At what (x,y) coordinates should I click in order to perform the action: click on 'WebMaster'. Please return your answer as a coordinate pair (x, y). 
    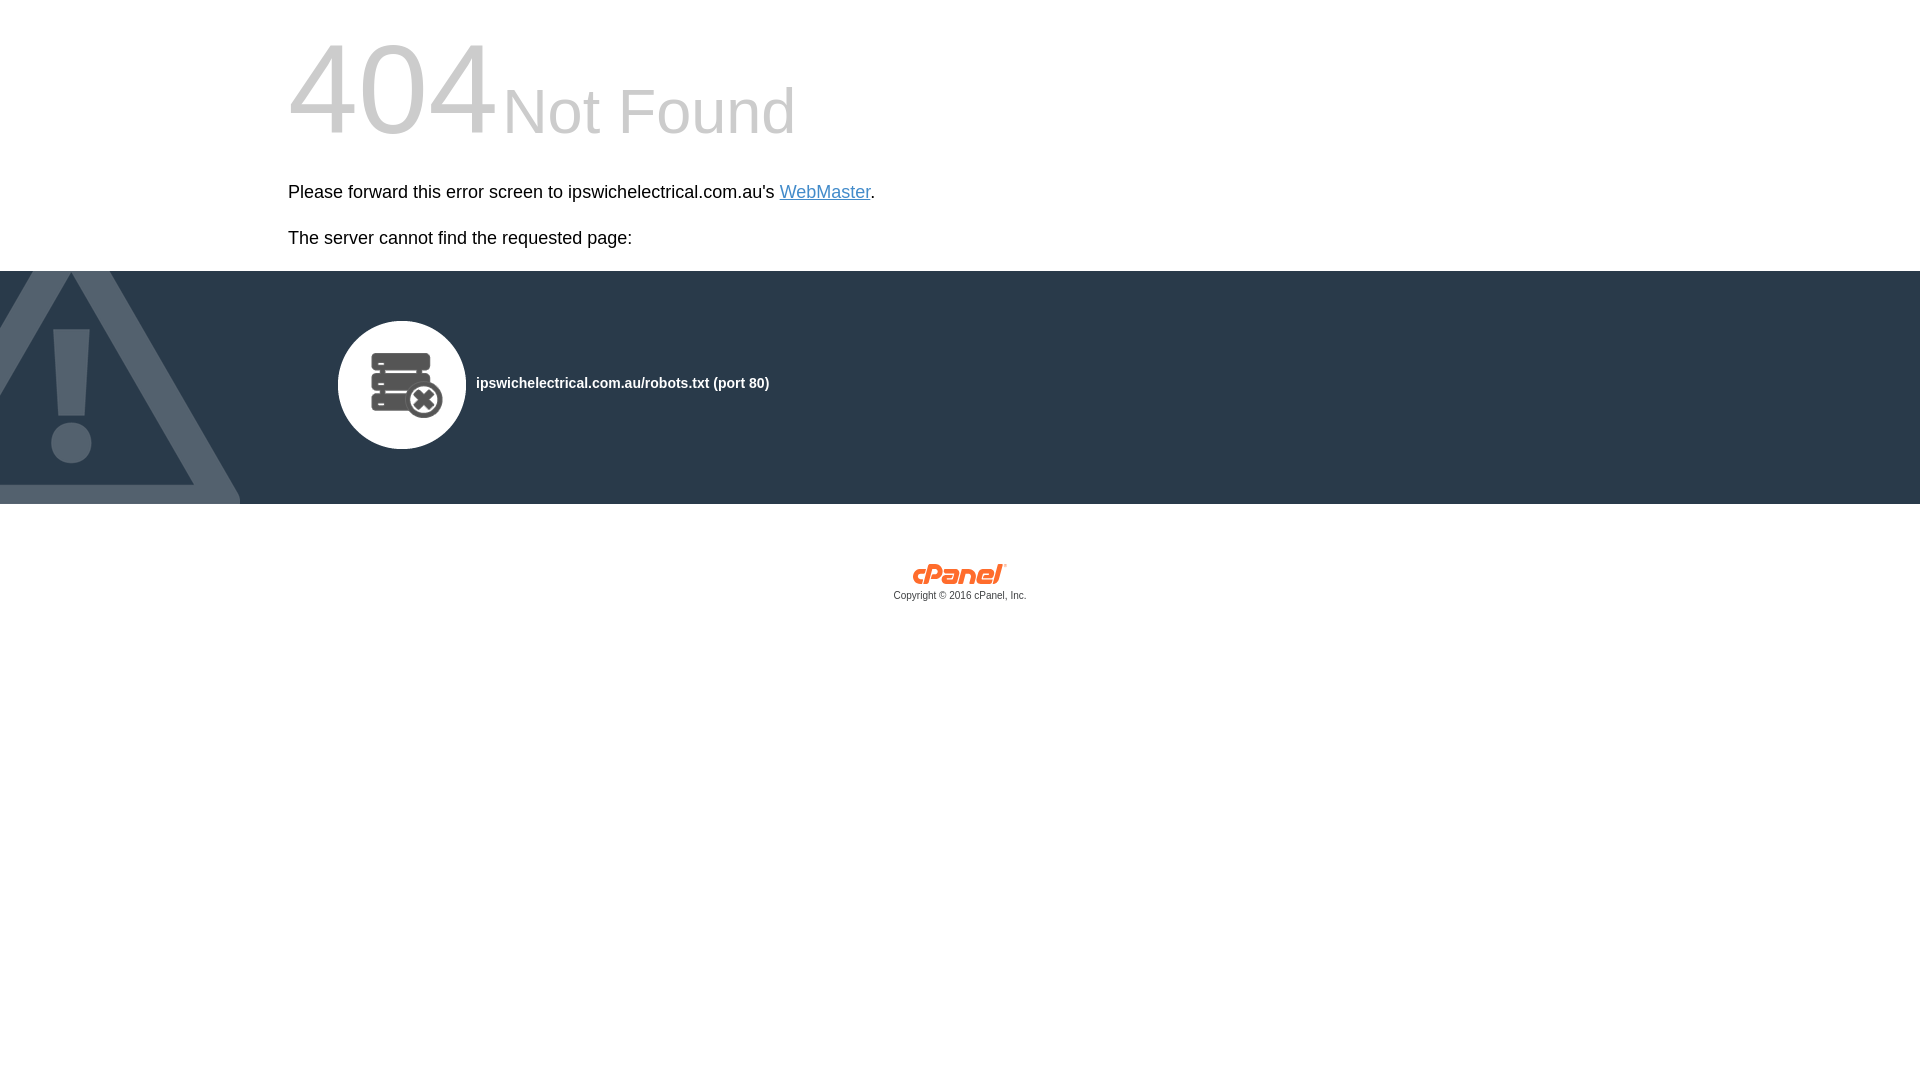
    Looking at the image, I should click on (778, 192).